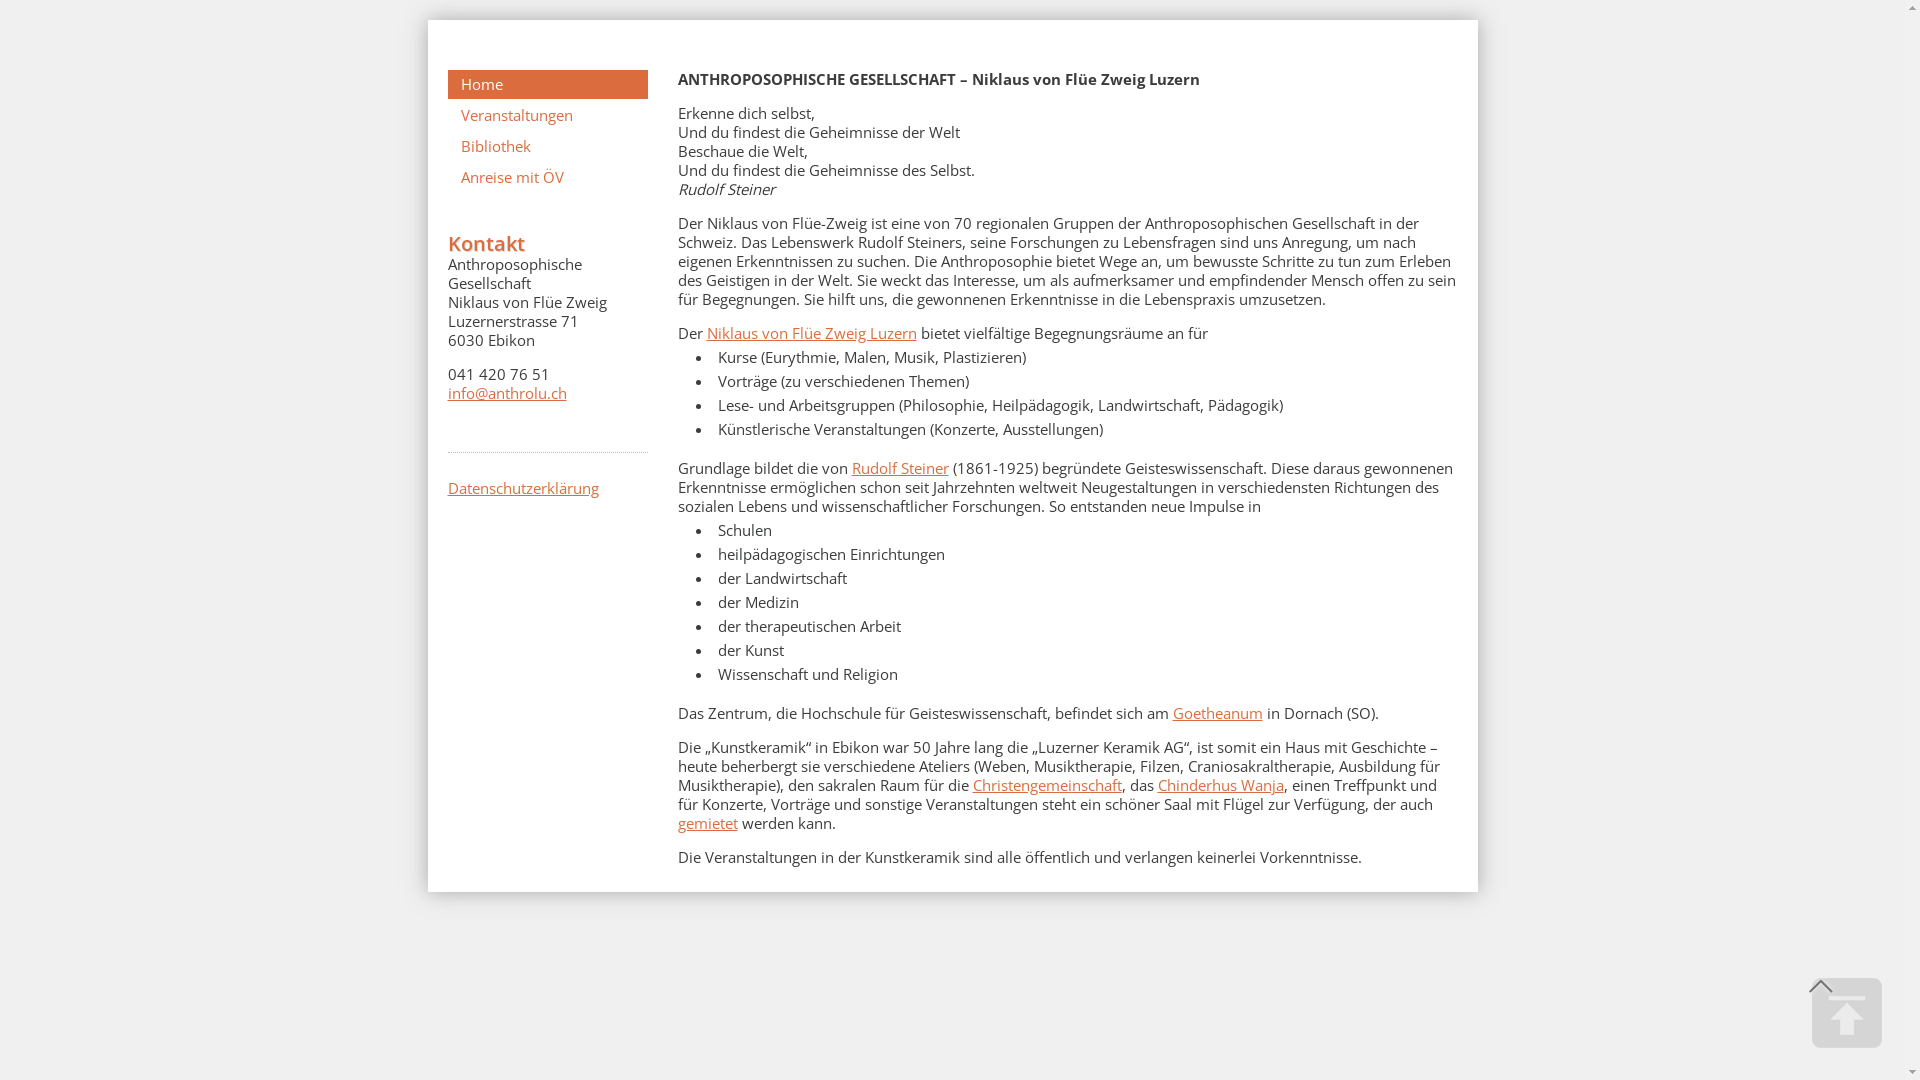  I want to click on 'Chinderhus Wanja', so click(1219, 784).